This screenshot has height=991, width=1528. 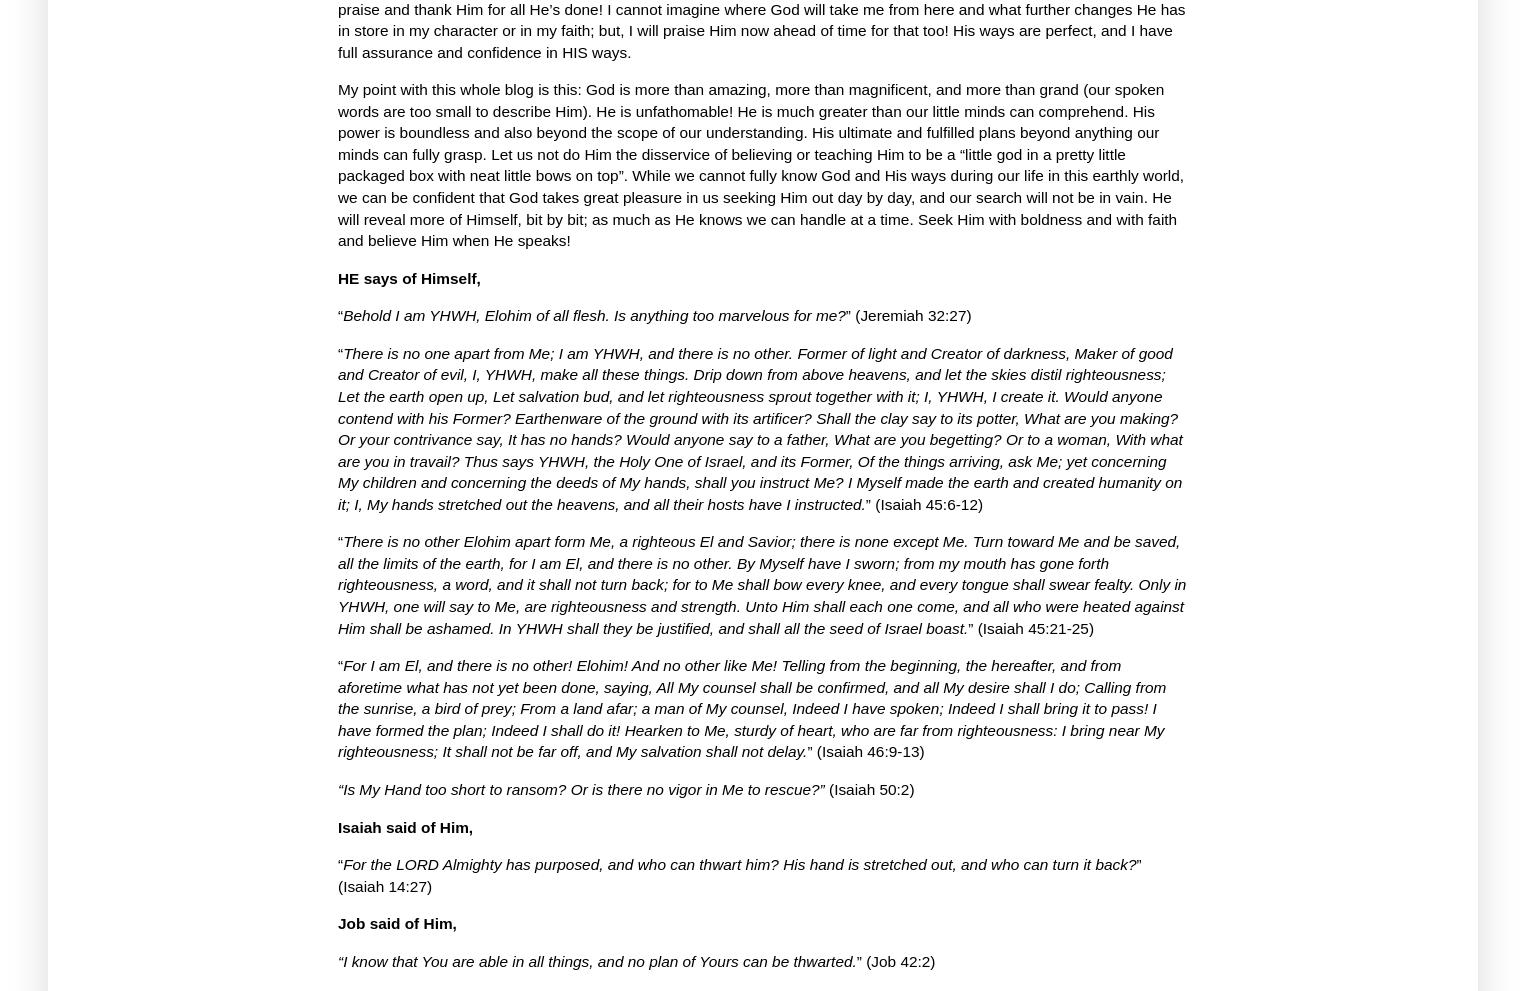 What do you see at coordinates (895, 960) in the screenshot?
I see `'” (Job 42:2)'` at bounding box center [895, 960].